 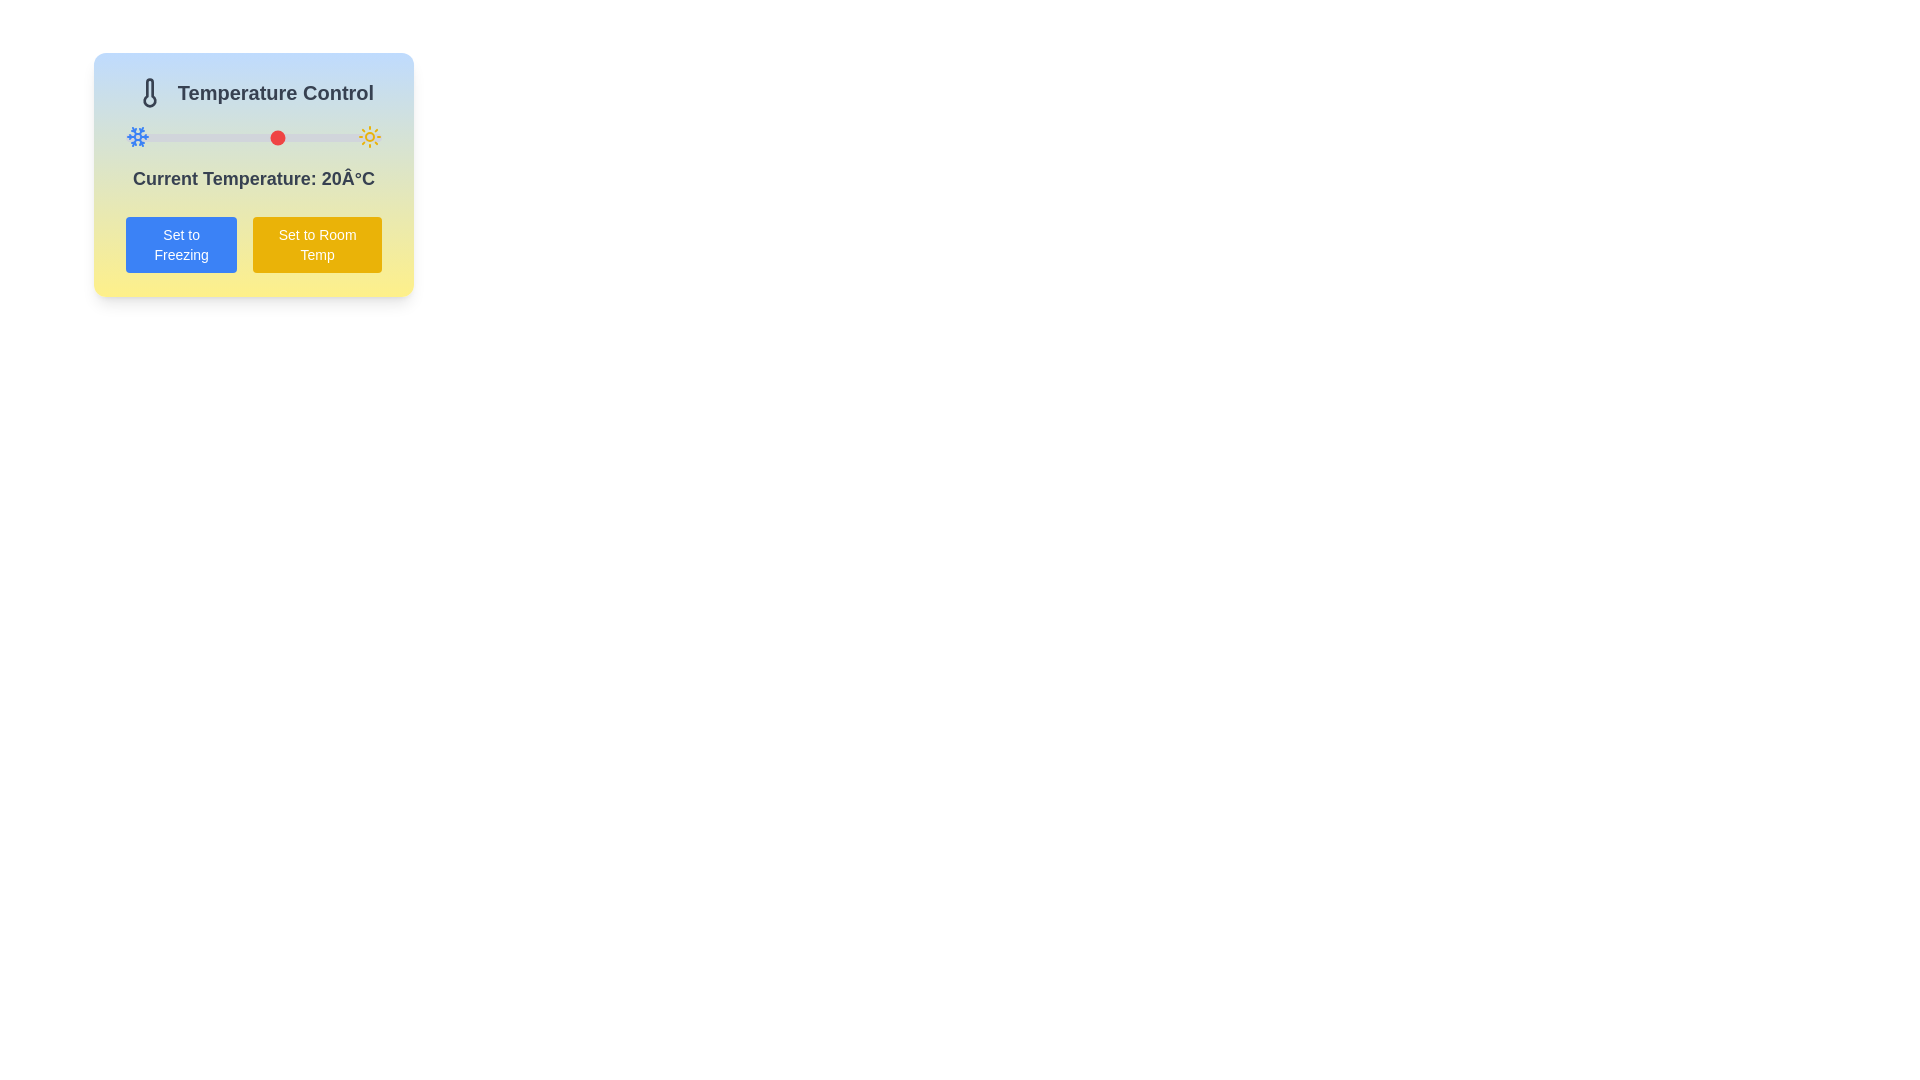 I want to click on the temperature, so click(x=340, y=137).